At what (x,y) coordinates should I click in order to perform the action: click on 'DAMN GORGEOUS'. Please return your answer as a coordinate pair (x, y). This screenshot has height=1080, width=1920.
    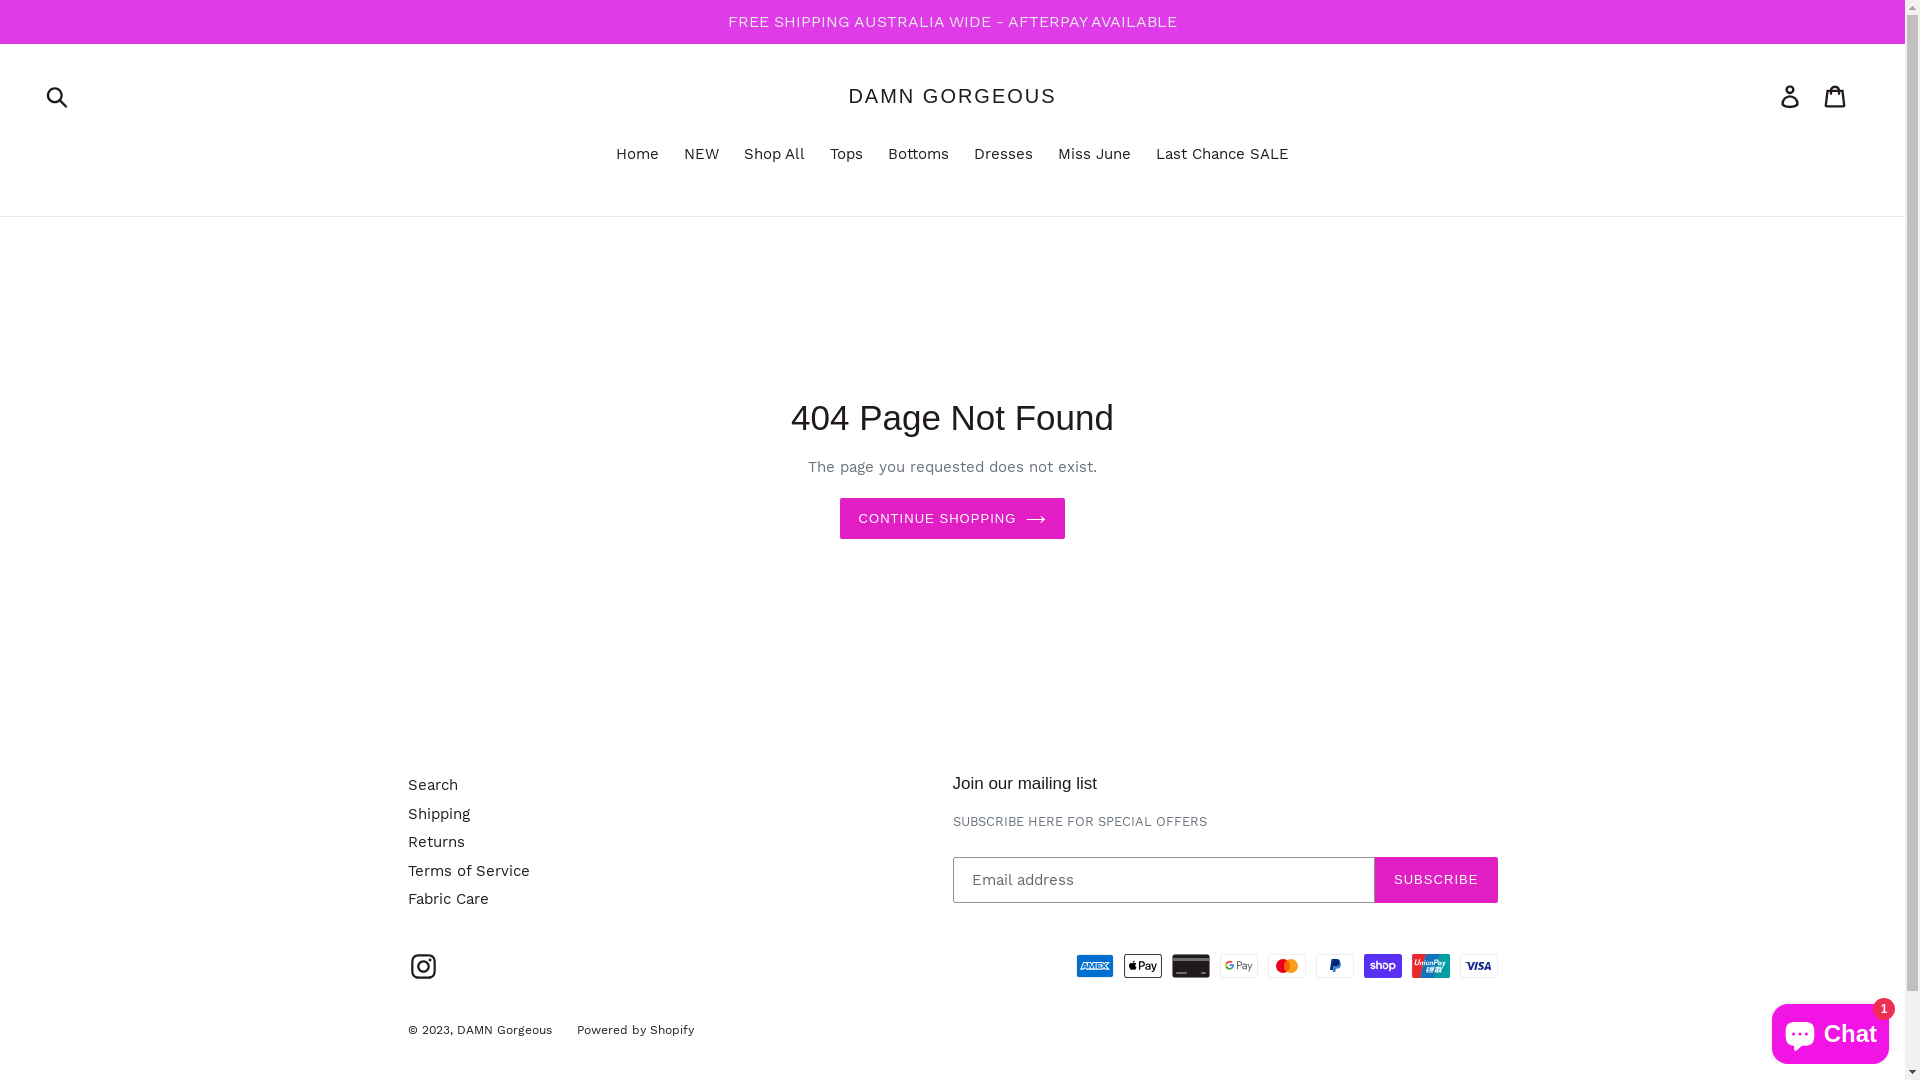
    Looking at the image, I should click on (950, 96).